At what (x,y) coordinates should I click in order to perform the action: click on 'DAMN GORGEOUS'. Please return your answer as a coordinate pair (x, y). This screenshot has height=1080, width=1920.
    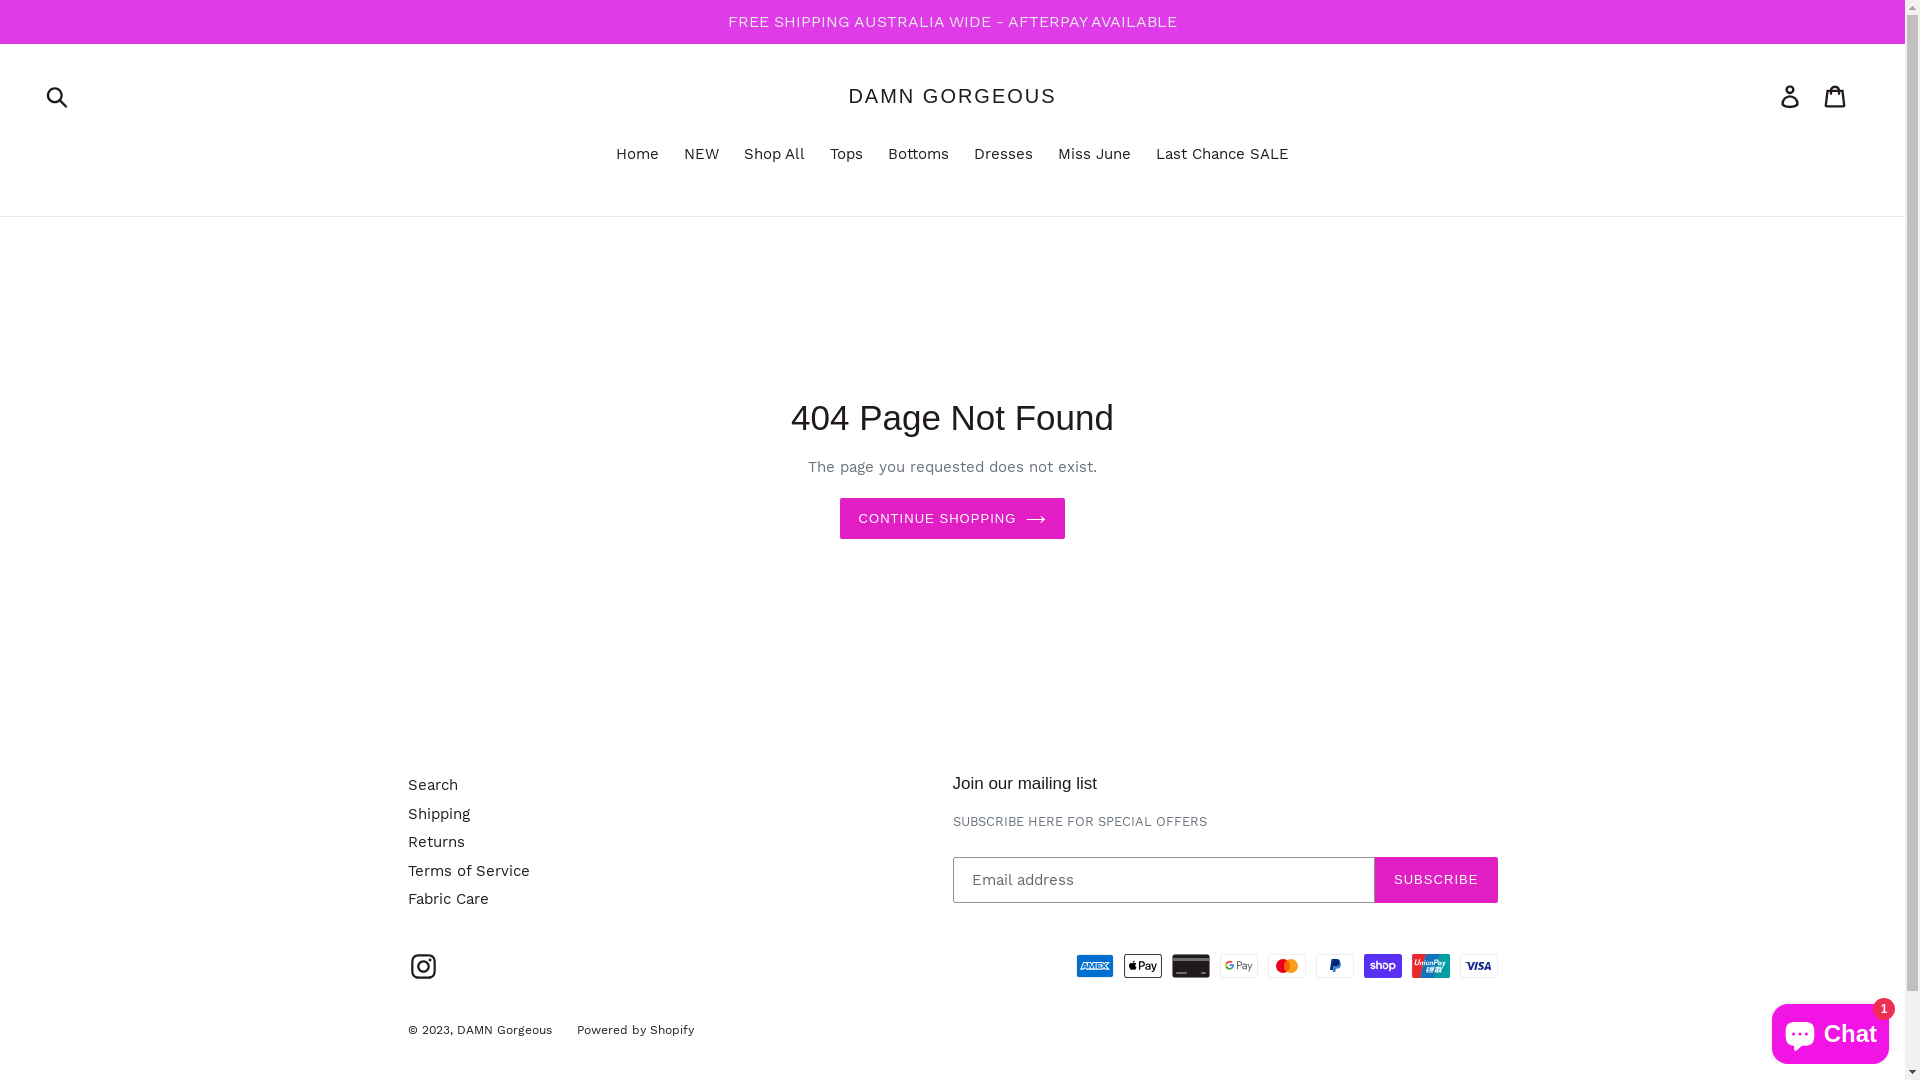
    Looking at the image, I should click on (950, 96).